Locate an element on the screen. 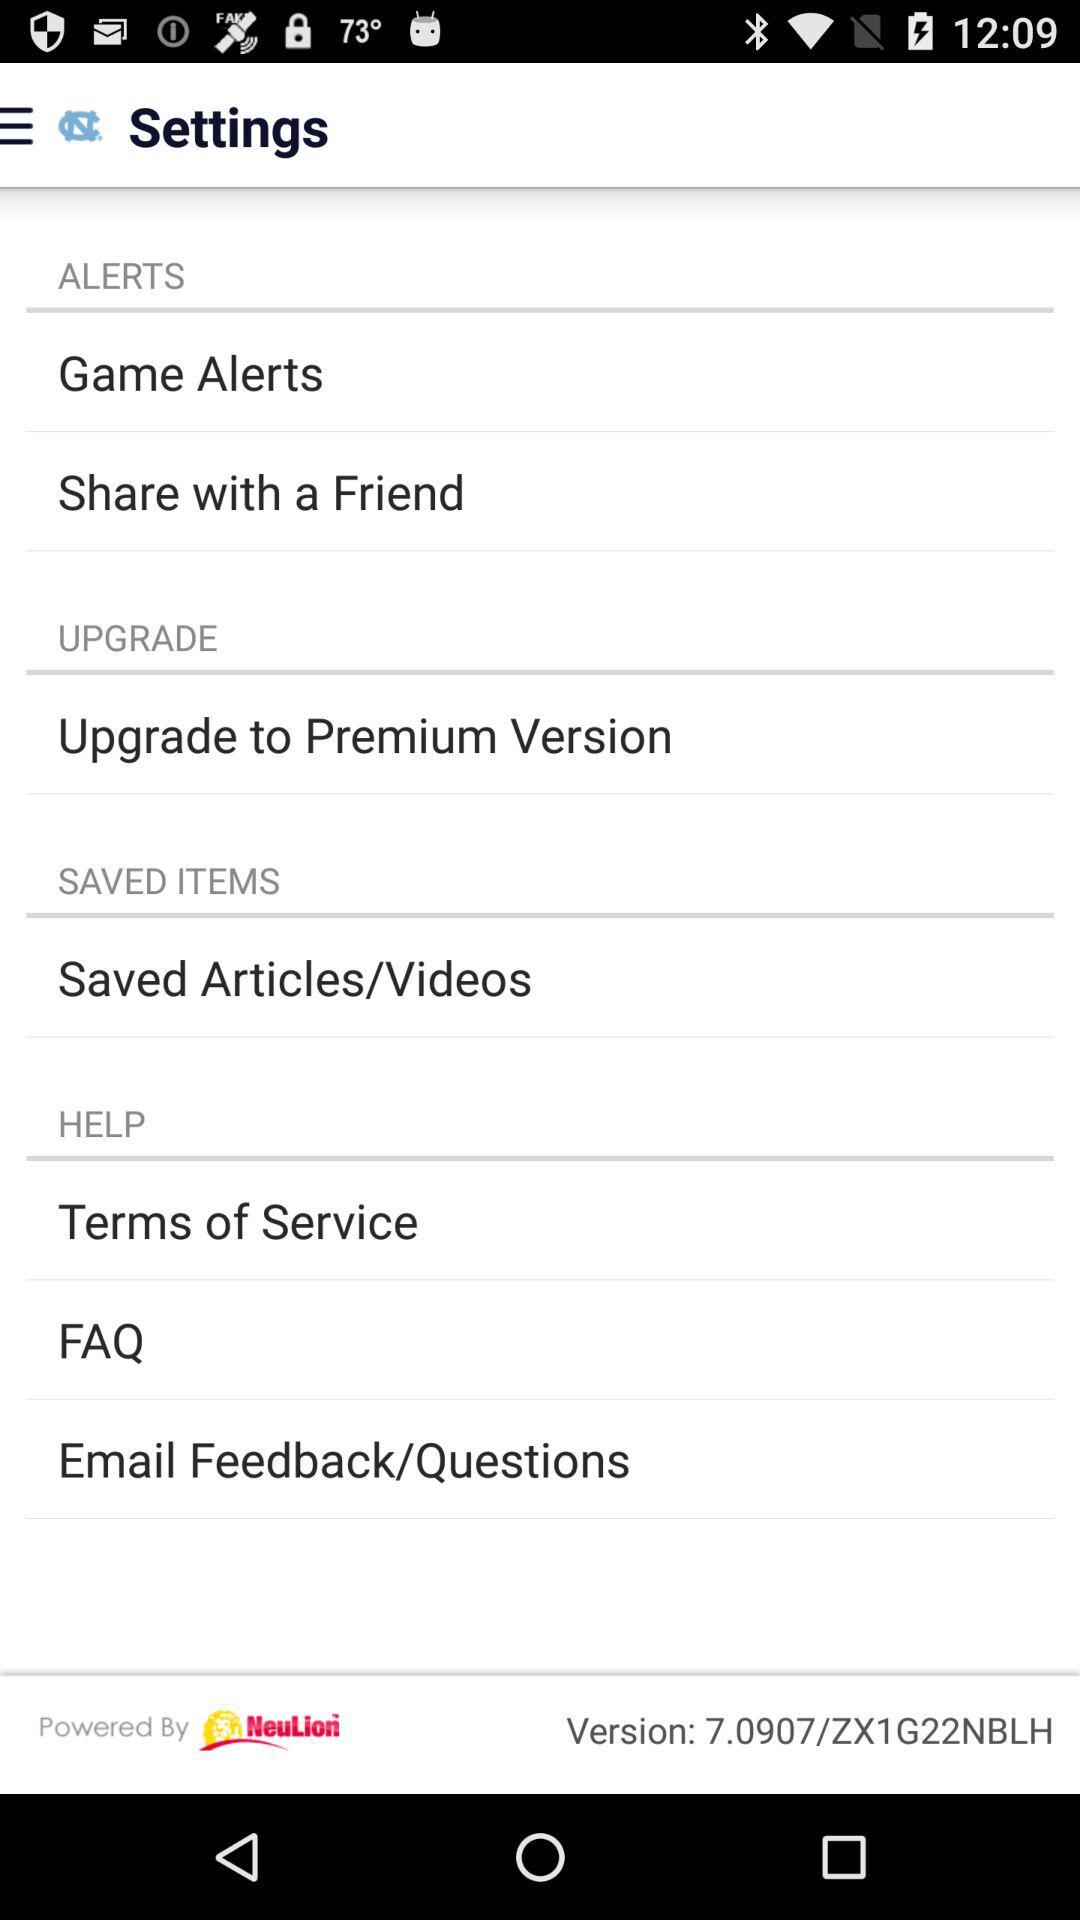 Image resolution: width=1080 pixels, height=1920 pixels. item below the terms of service icon is located at coordinates (540, 1339).